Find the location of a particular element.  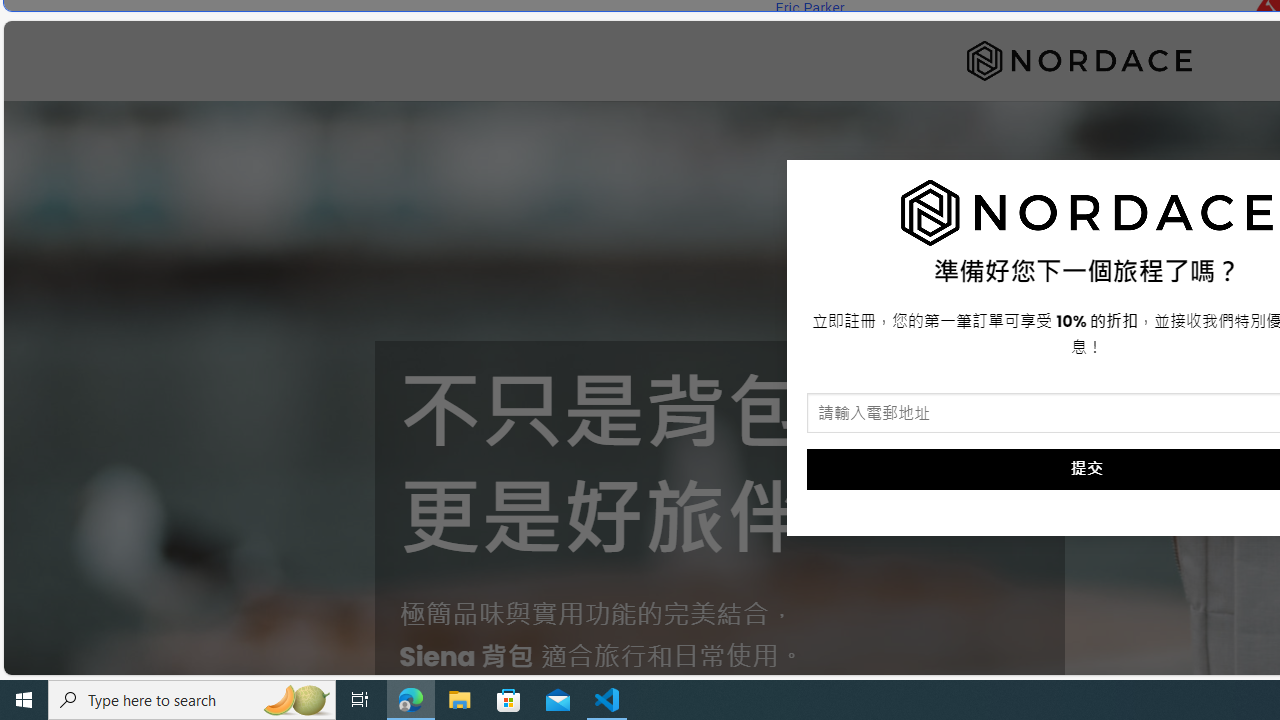

'Type here to search' is located at coordinates (192, 698).